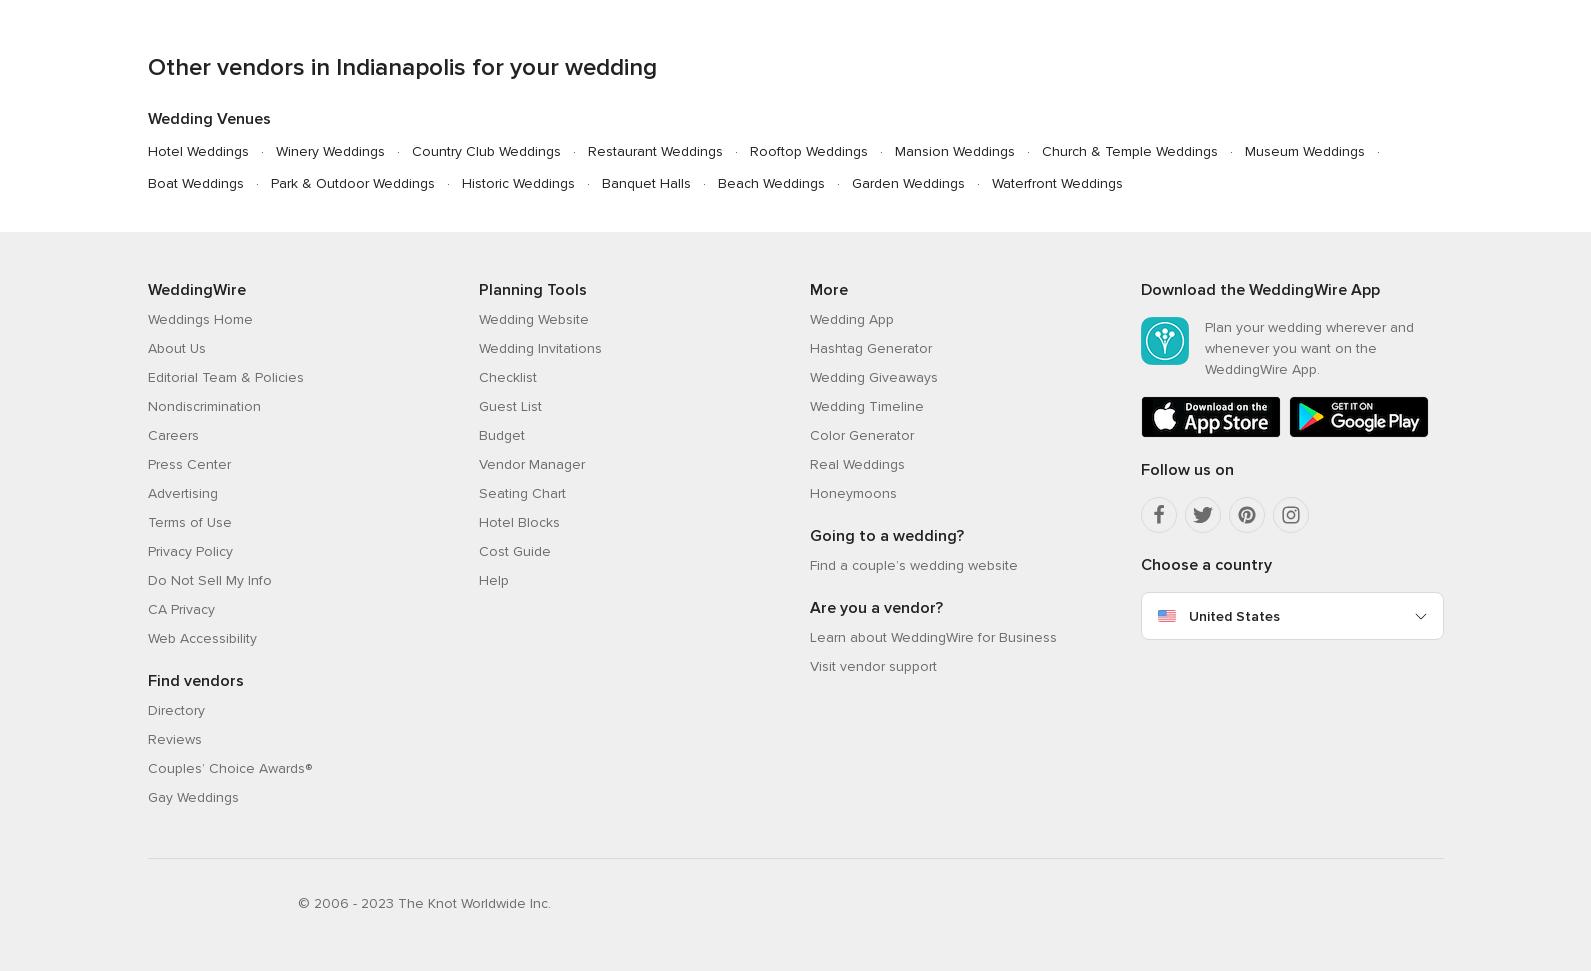 This screenshot has width=1591, height=971. I want to click on 'Directory', so click(174, 708).